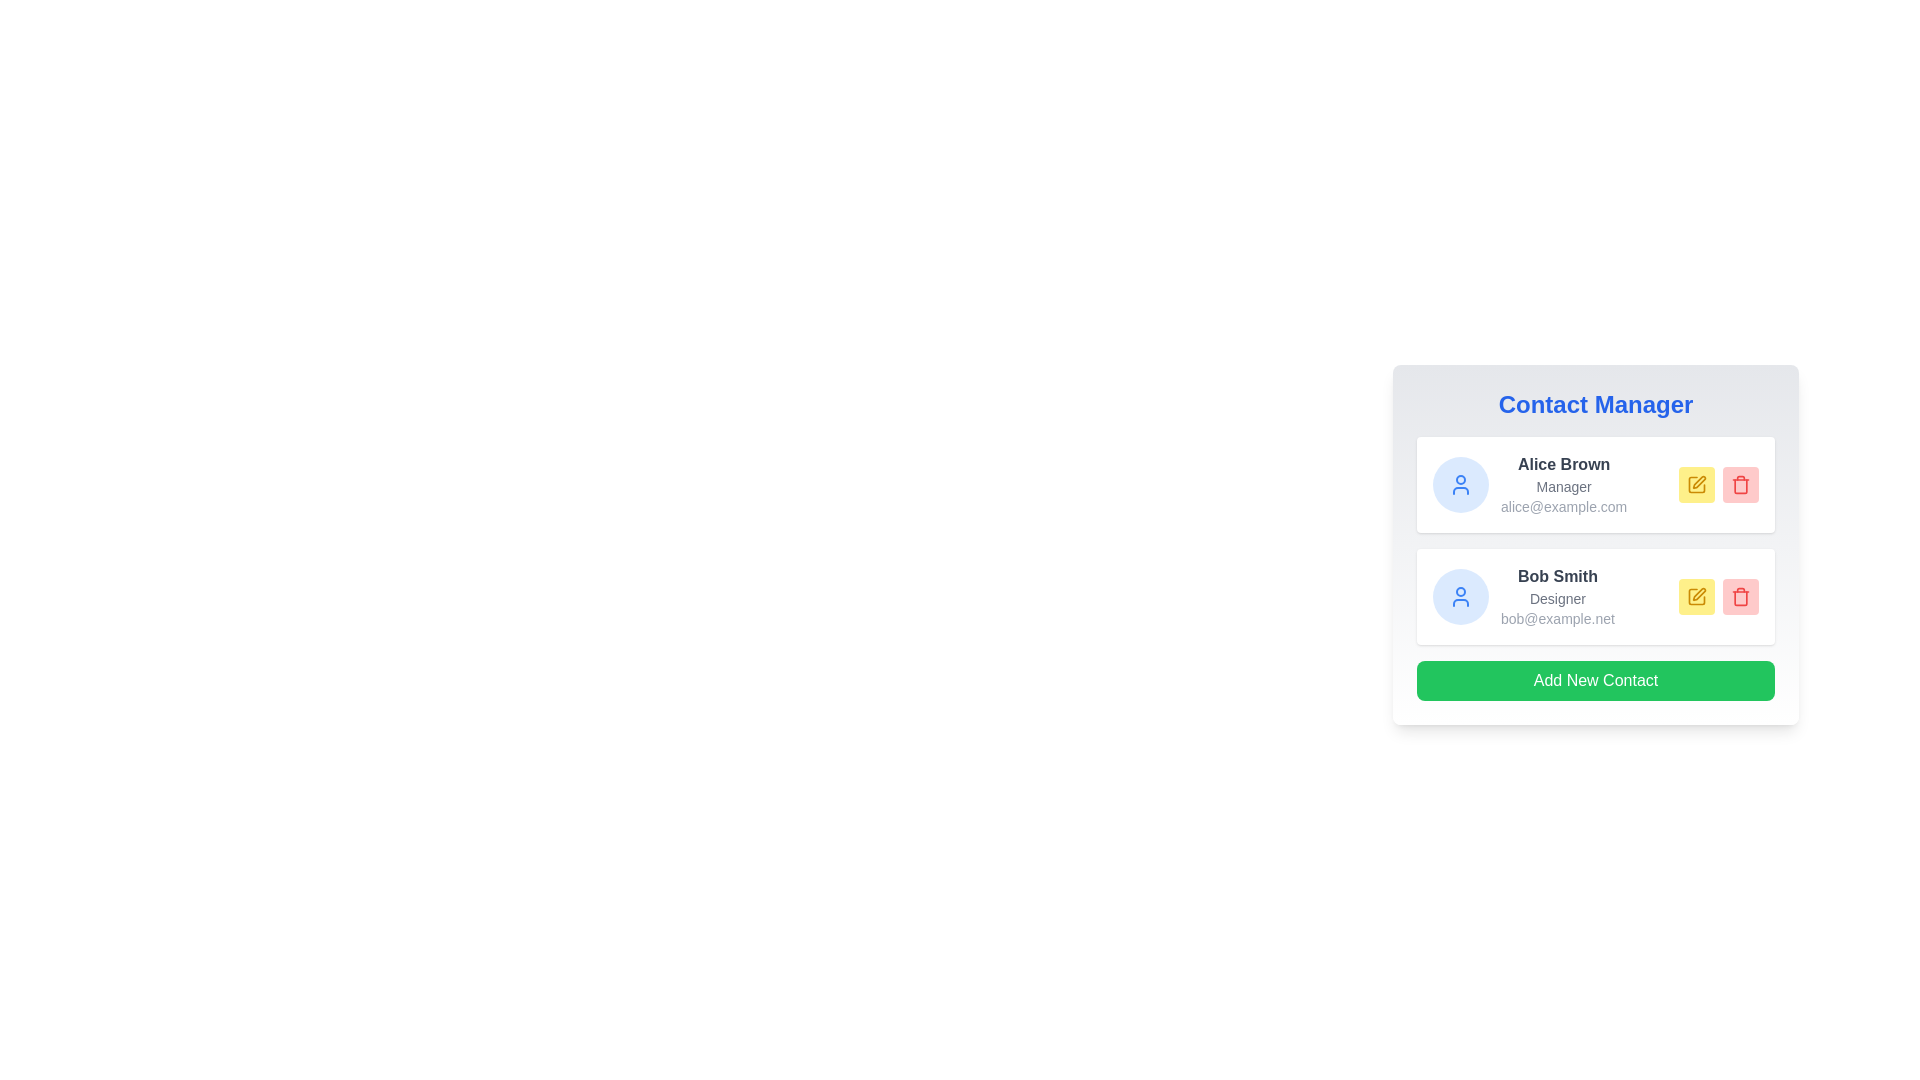  Describe the element at coordinates (1740, 596) in the screenshot. I see `trash button next to the contact named Bob Smith` at that location.